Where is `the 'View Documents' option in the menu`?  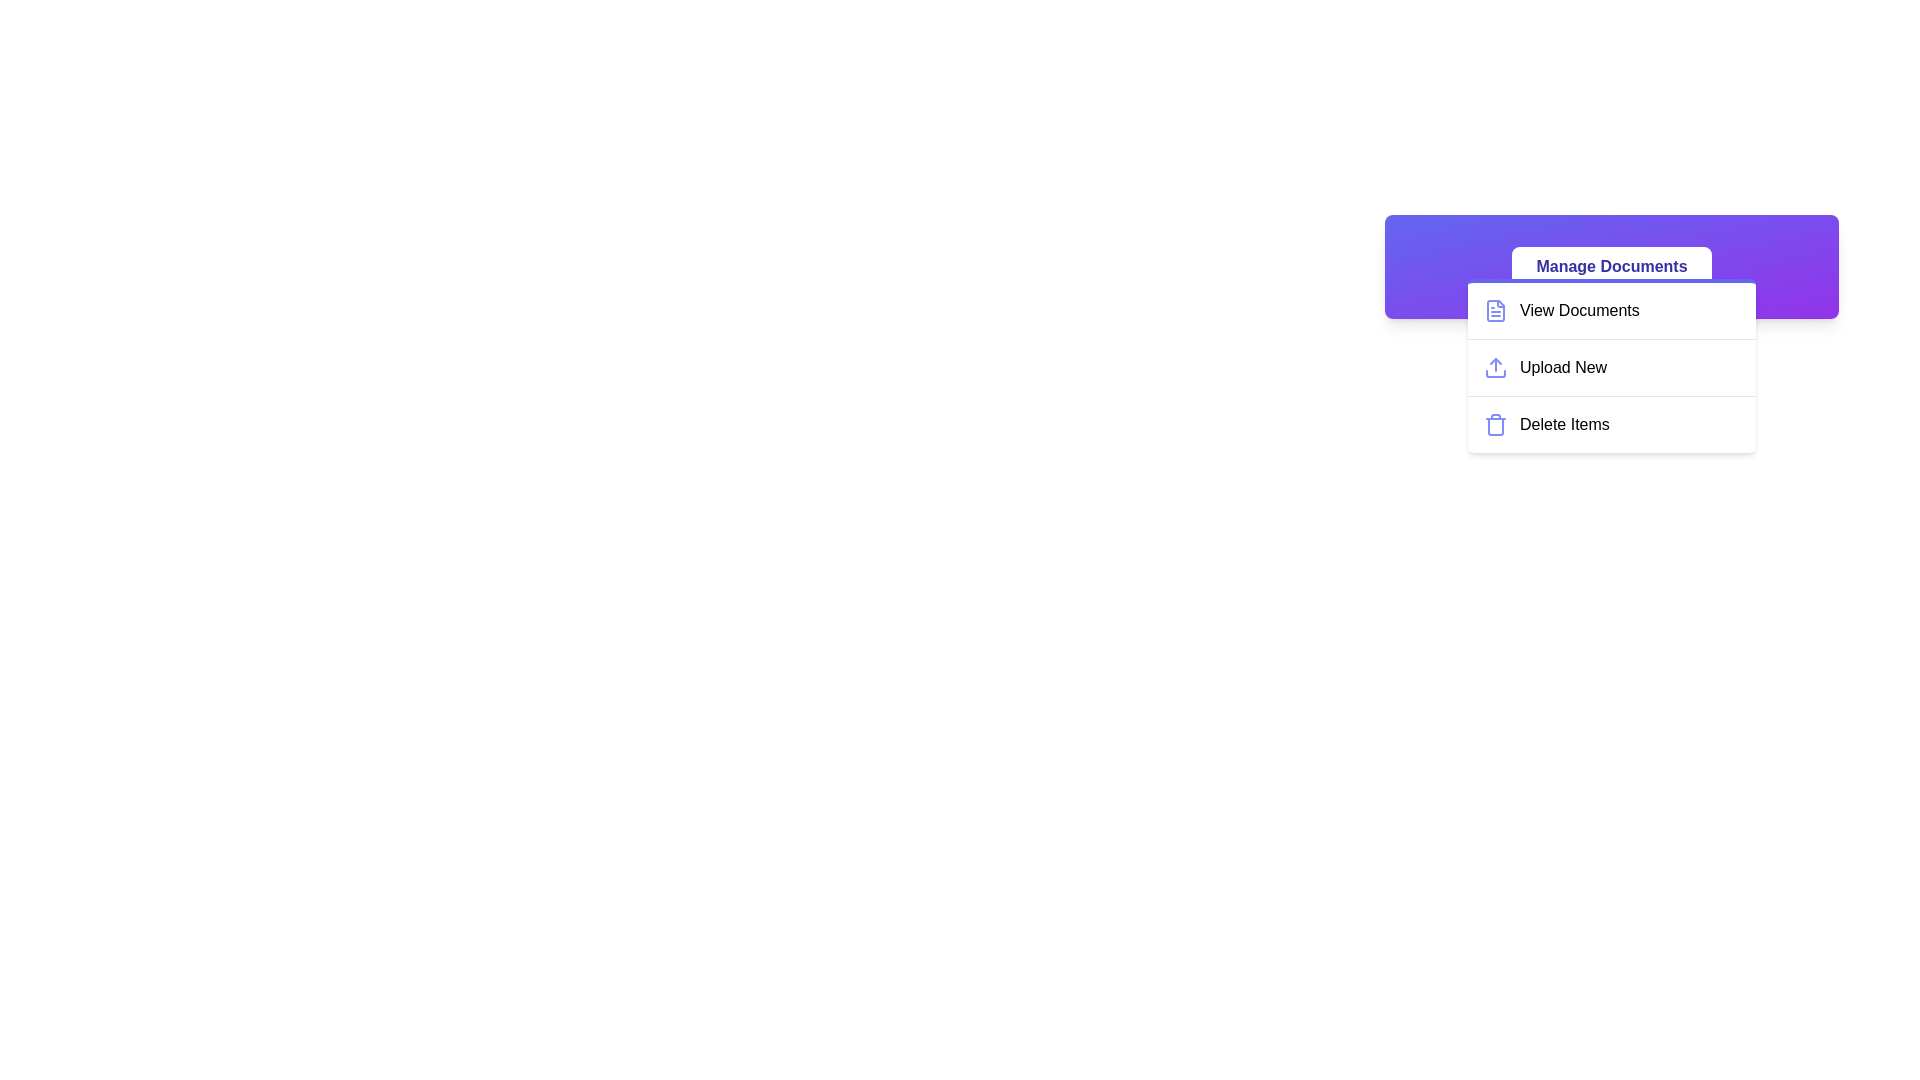
the 'View Documents' option in the menu is located at coordinates (1612, 311).